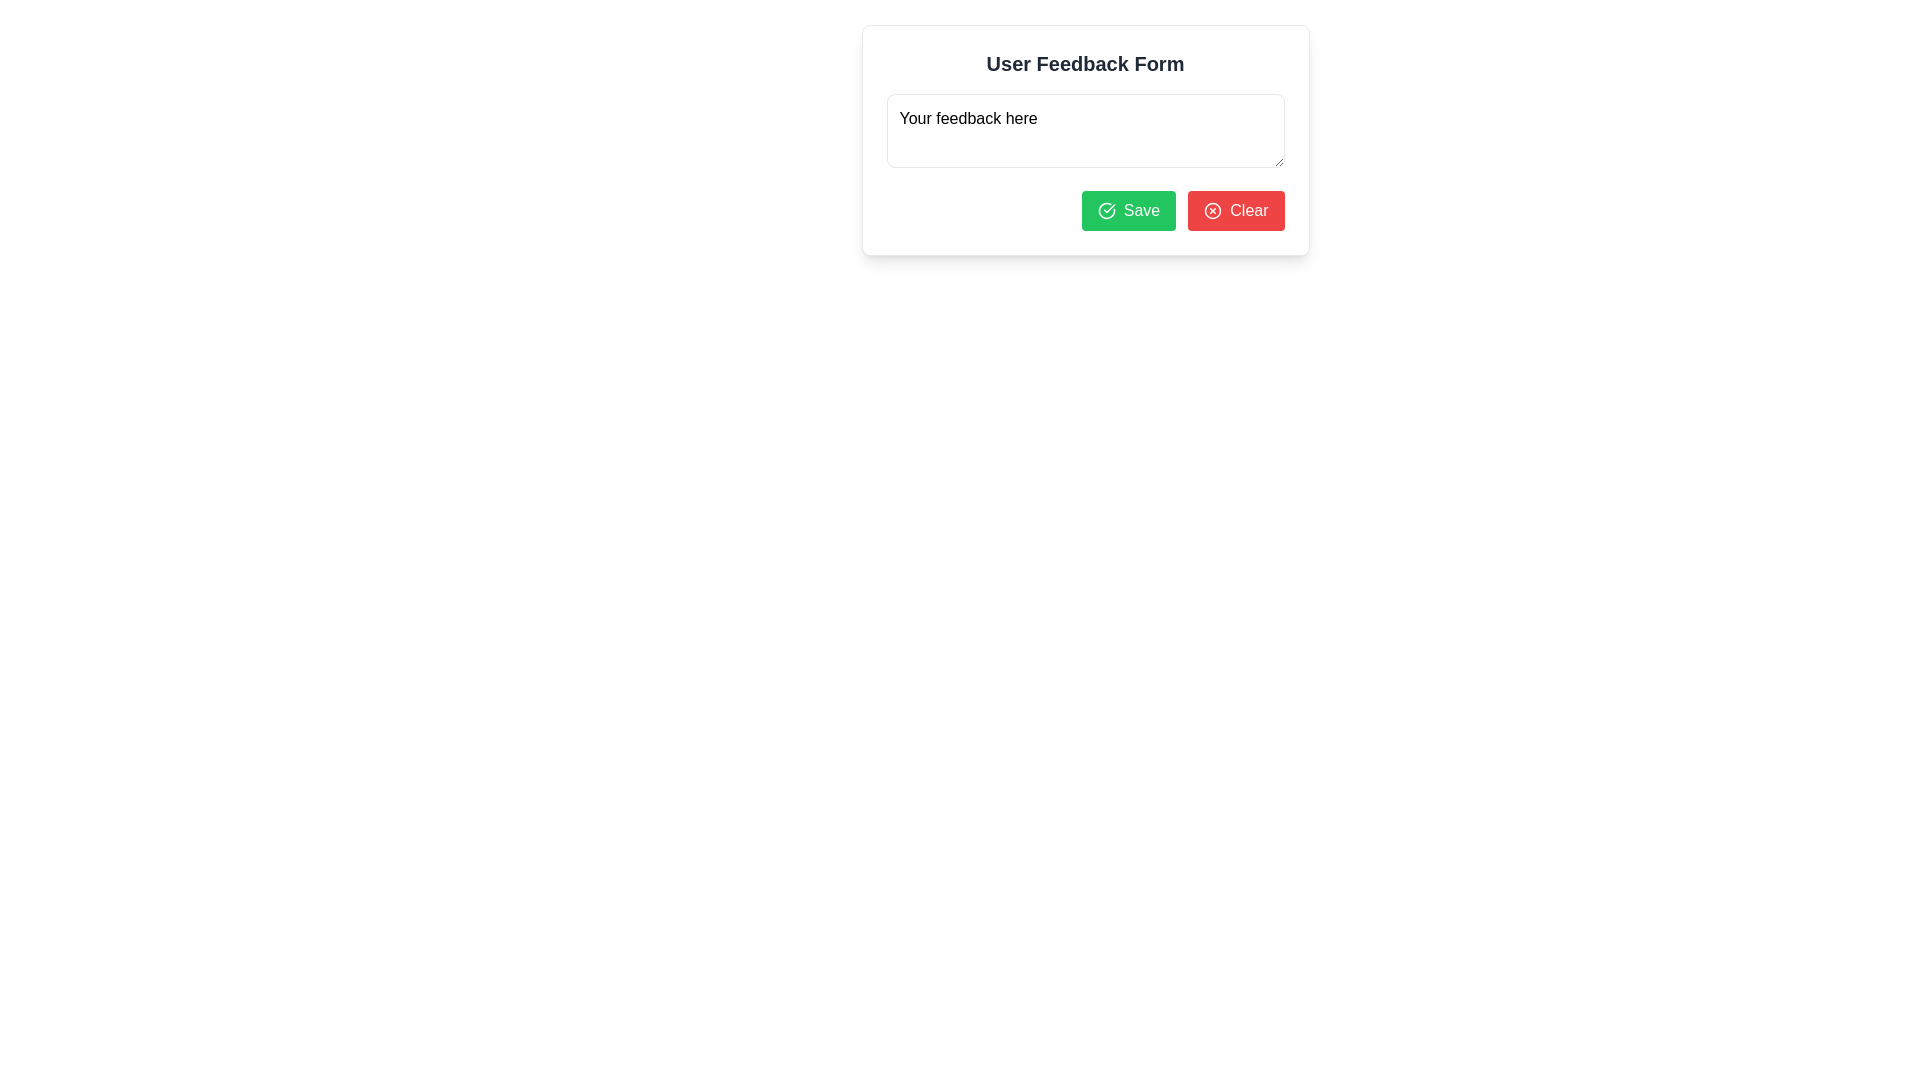  I want to click on the green 'Save' button with white text and a circular checkmark icon, so click(1128, 211).